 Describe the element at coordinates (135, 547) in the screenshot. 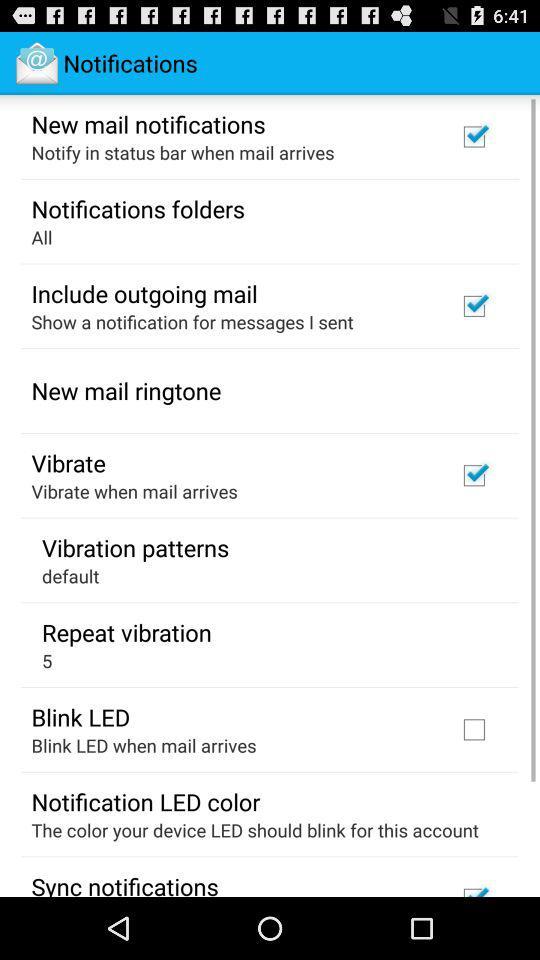

I see `icon above default app` at that location.